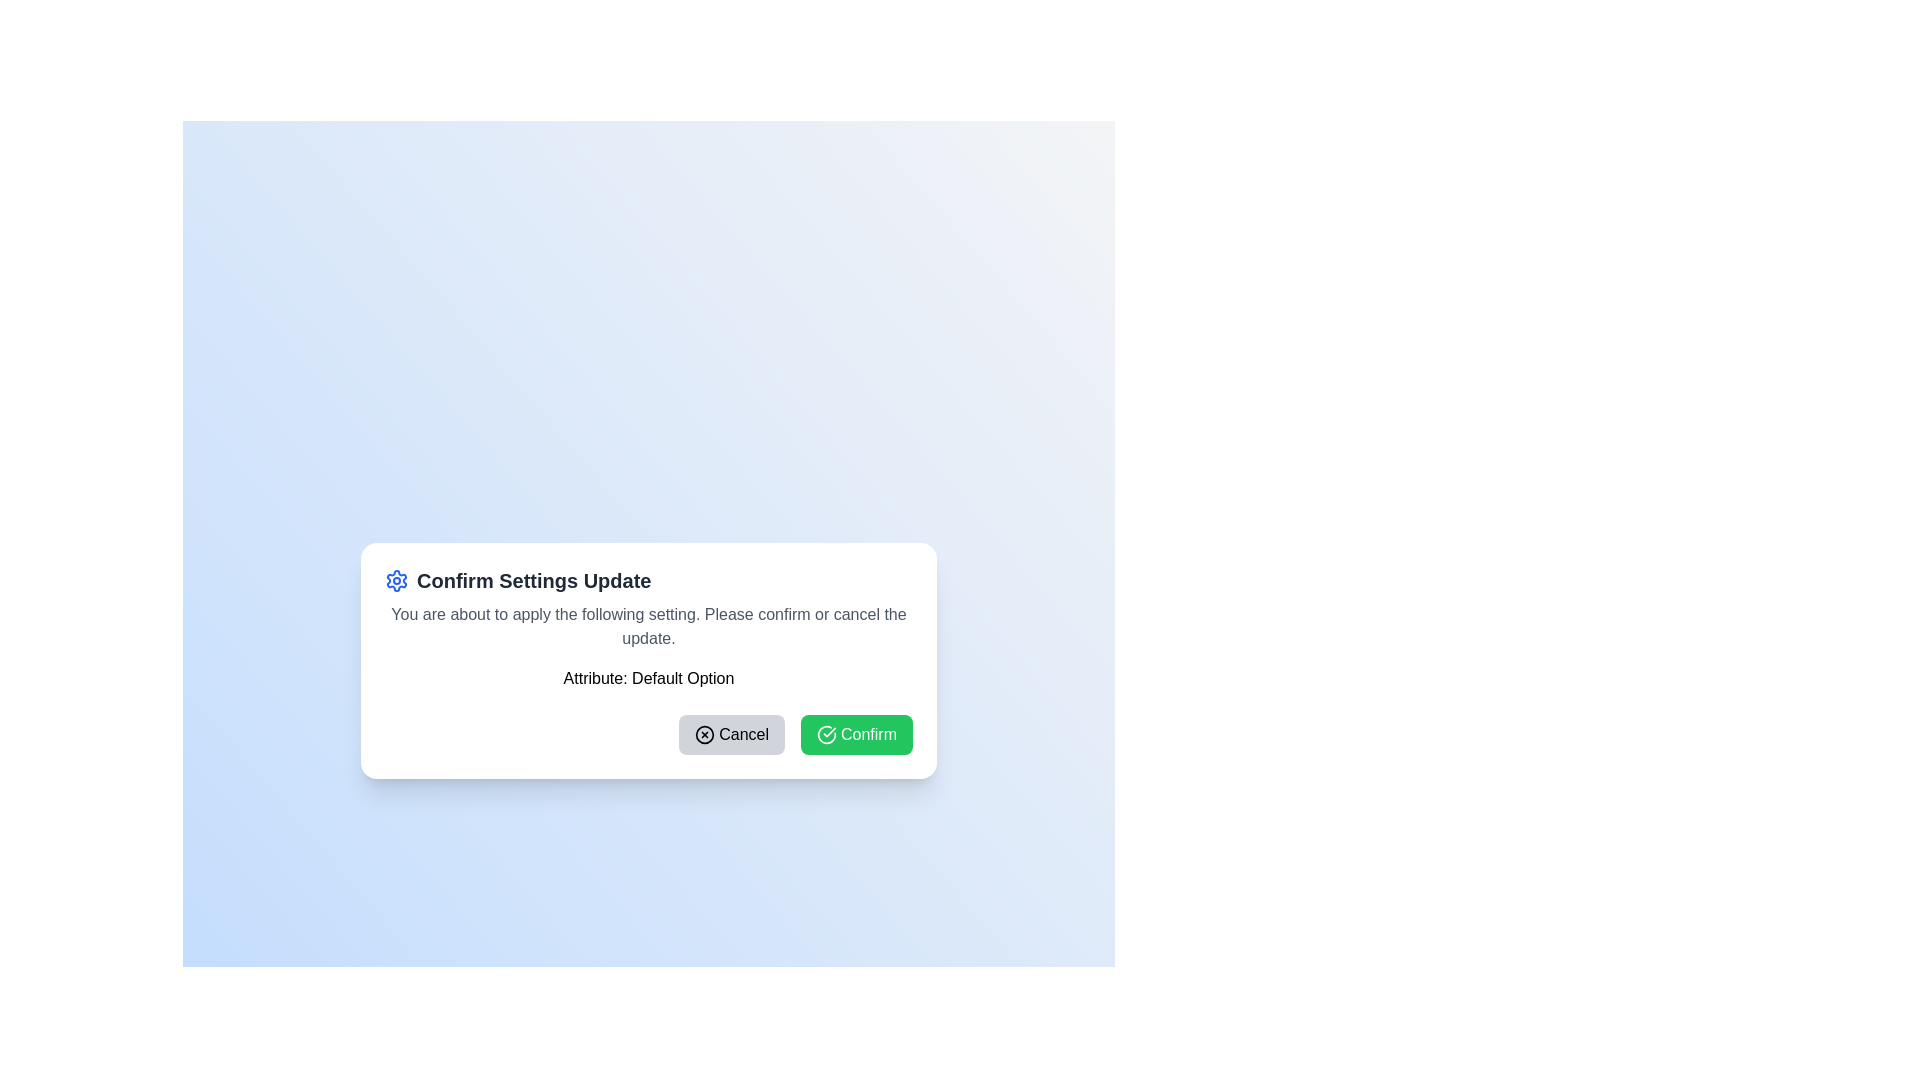  Describe the element at coordinates (705, 735) in the screenshot. I see `the Icon embedded in the 'Cancel' button, which is located to the left of the button's label text and below the dialog box titled 'Confirm Settings Update'` at that location.